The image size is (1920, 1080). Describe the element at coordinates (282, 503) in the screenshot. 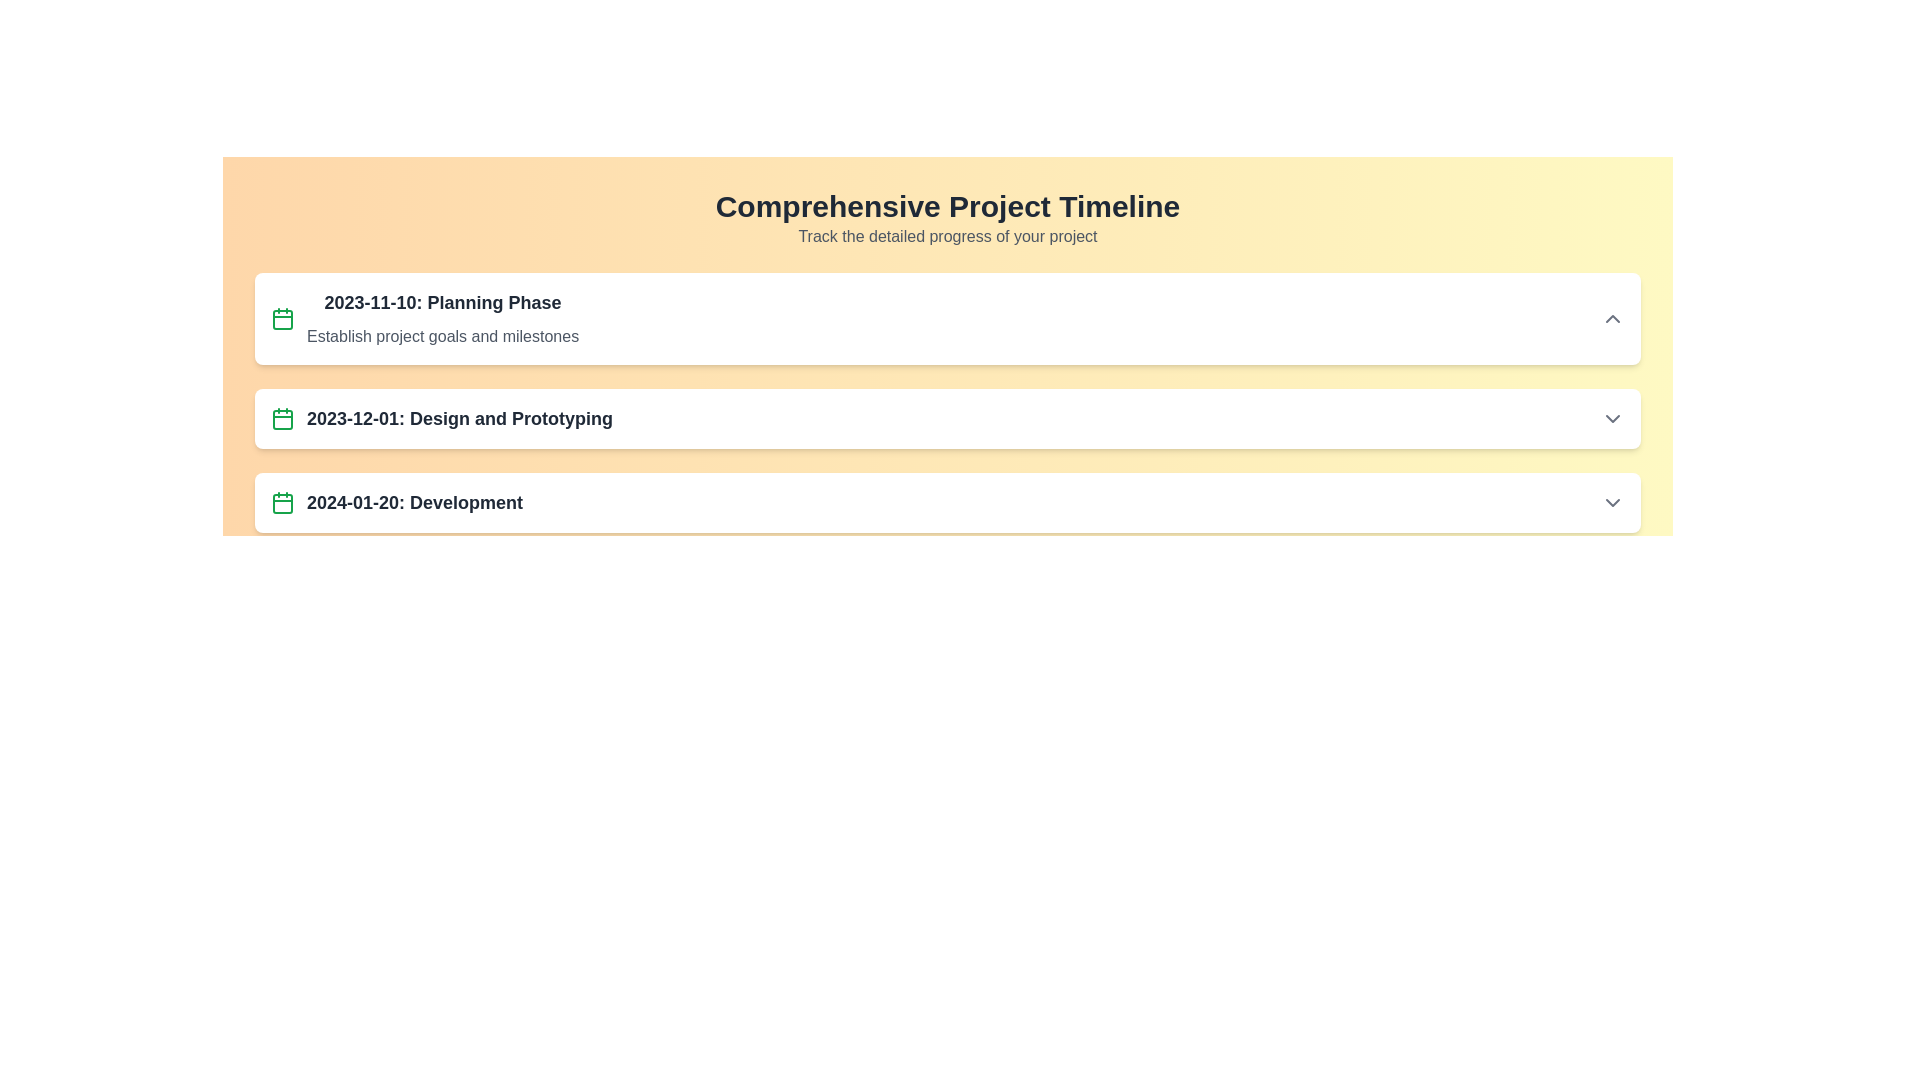

I see `the decorative graphic element which is a rounded rectangle with a light green border inside the calendar icon` at that location.